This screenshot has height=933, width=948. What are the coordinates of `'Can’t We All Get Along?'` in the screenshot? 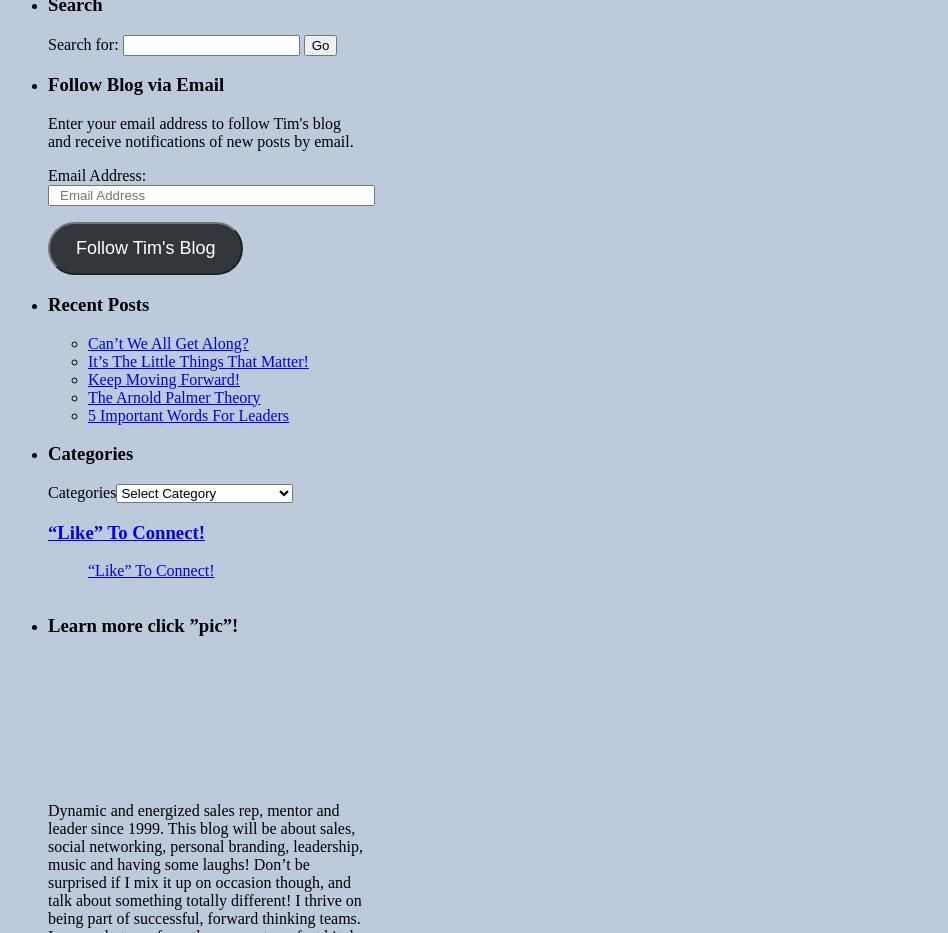 It's located at (166, 341).